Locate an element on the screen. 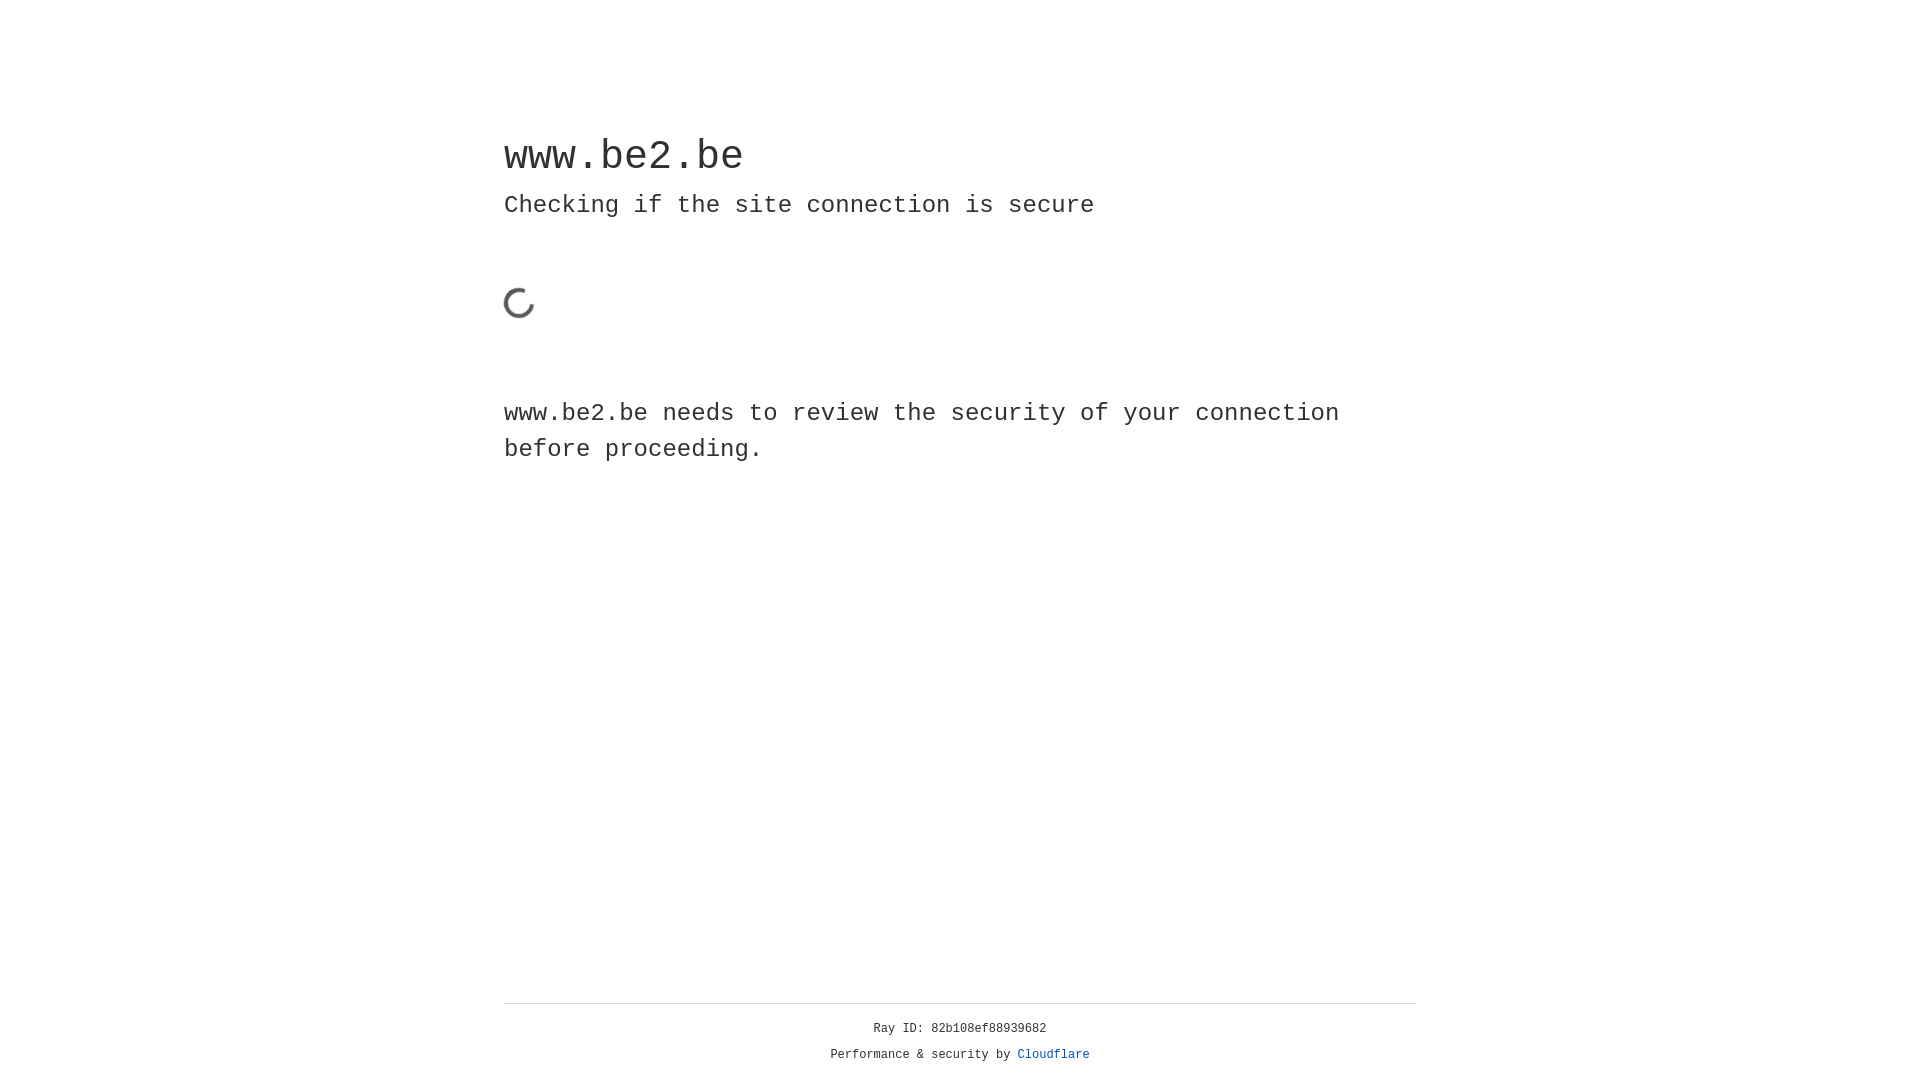 The height and width of the screenshot is (1080, 1920). 'Cloudflare' is located at coordinates (1017, 1054).